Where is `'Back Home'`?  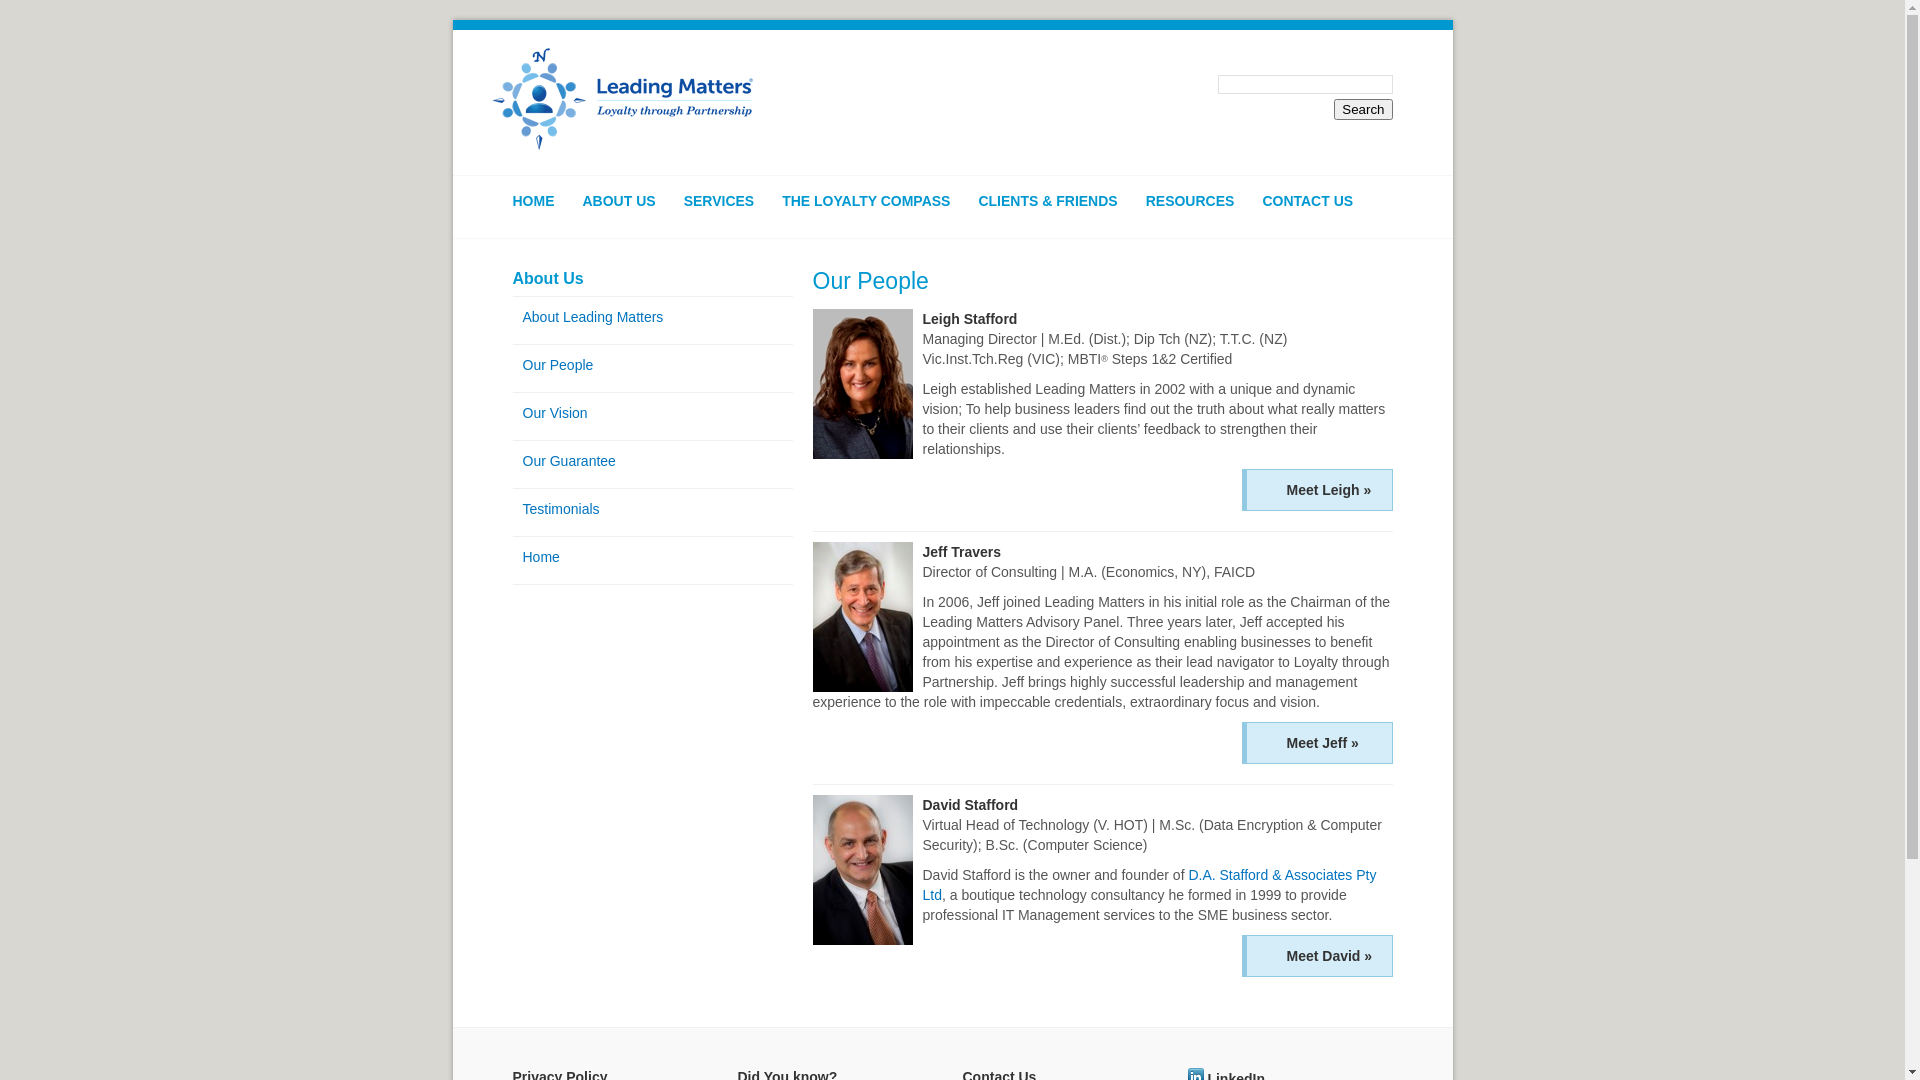 'Back Home' is located at coordinates (622, 100).